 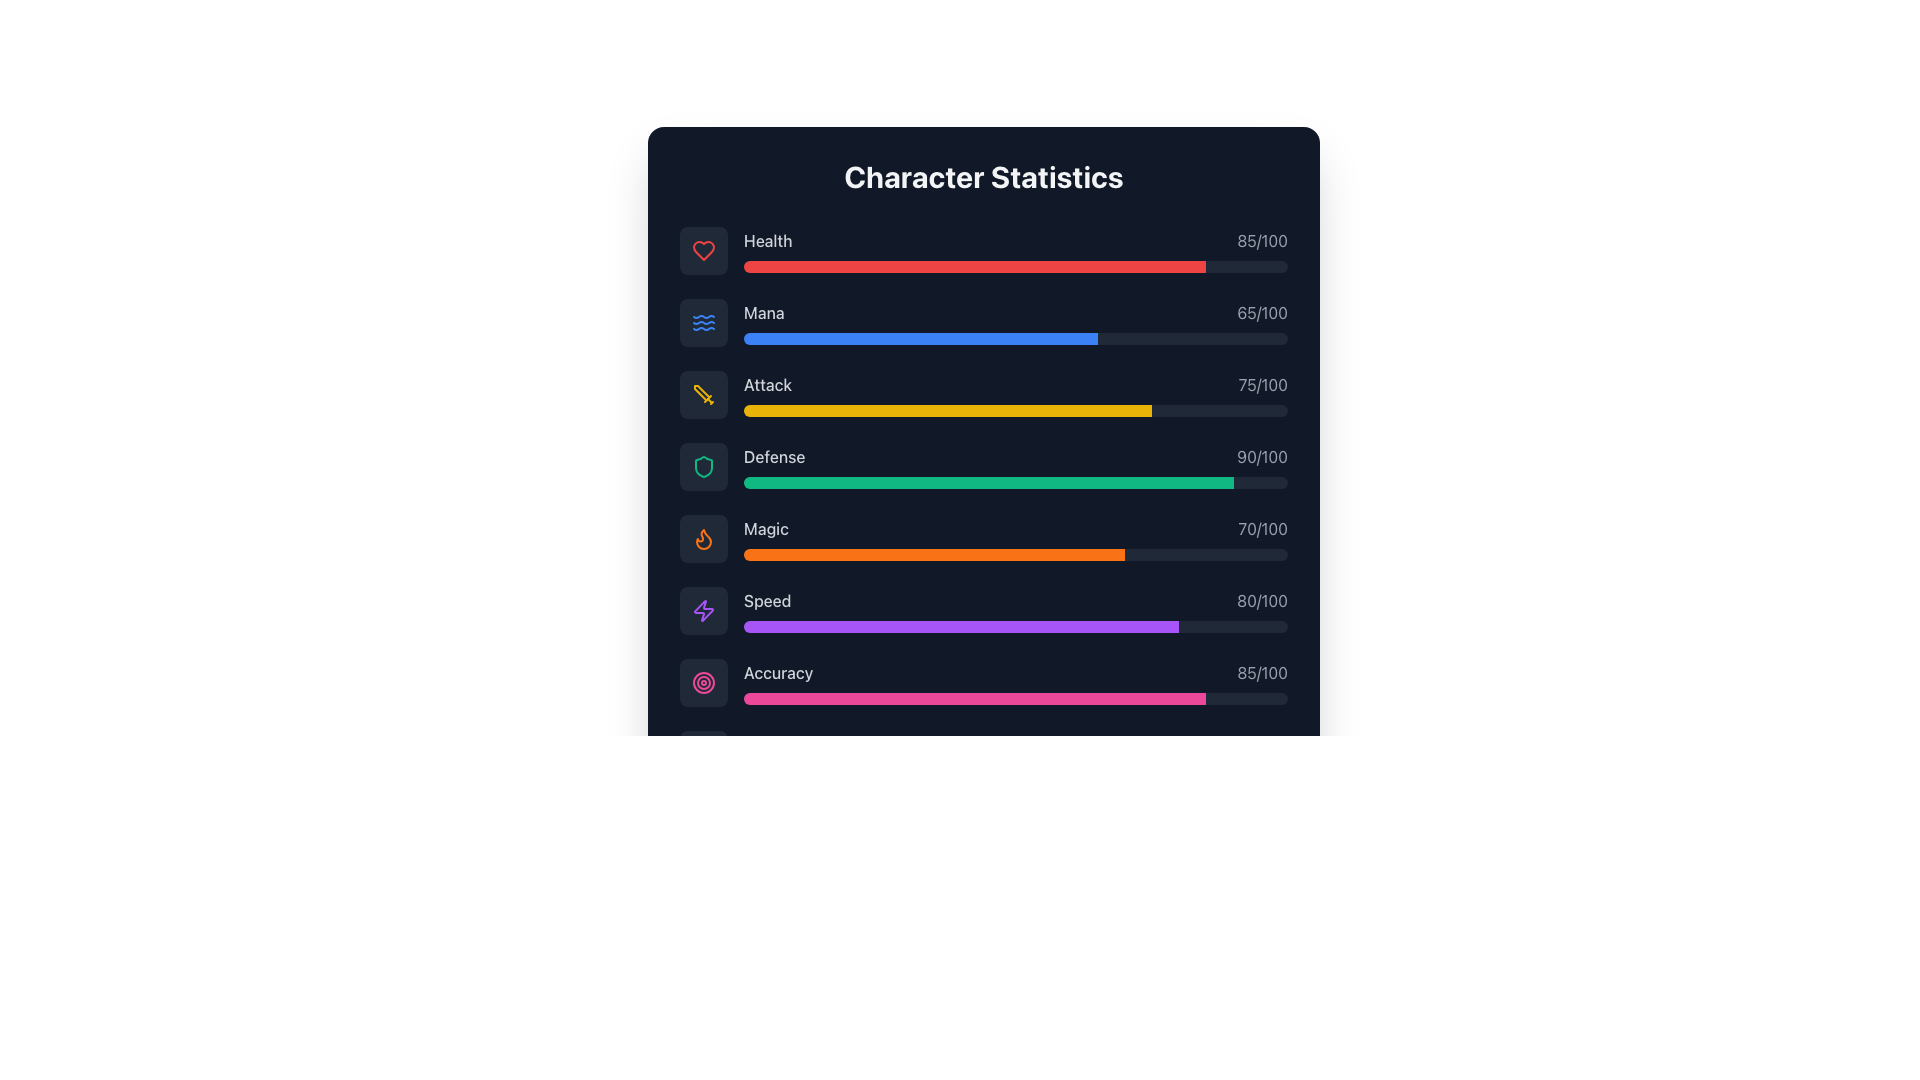 I want to click on text of the 'Mana' label located immediately to the right of the wave symbol icon in the character statistics list, so click(x=763, y=312).